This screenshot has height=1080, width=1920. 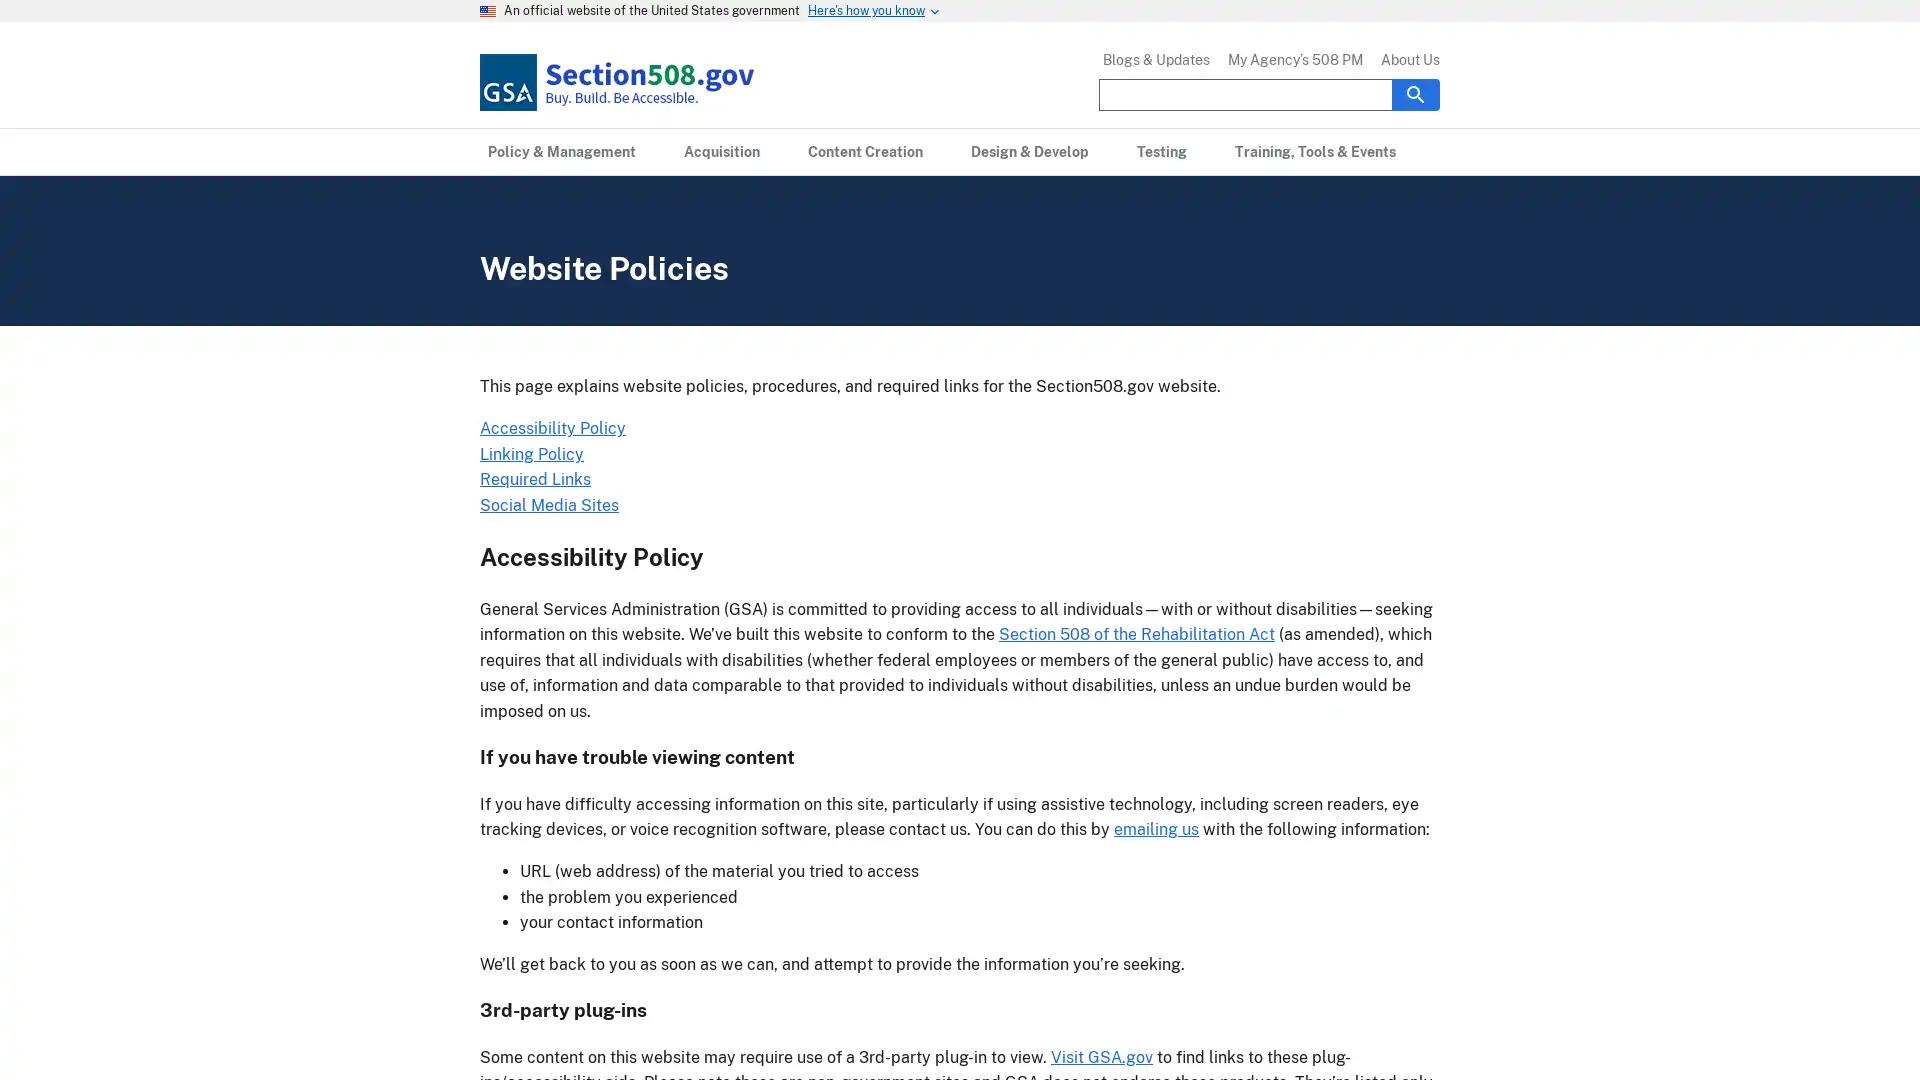 What do you see at coordinates (866, 11) in the screenshot?
I see `Here's how you know` at bounding box center [866, 11].